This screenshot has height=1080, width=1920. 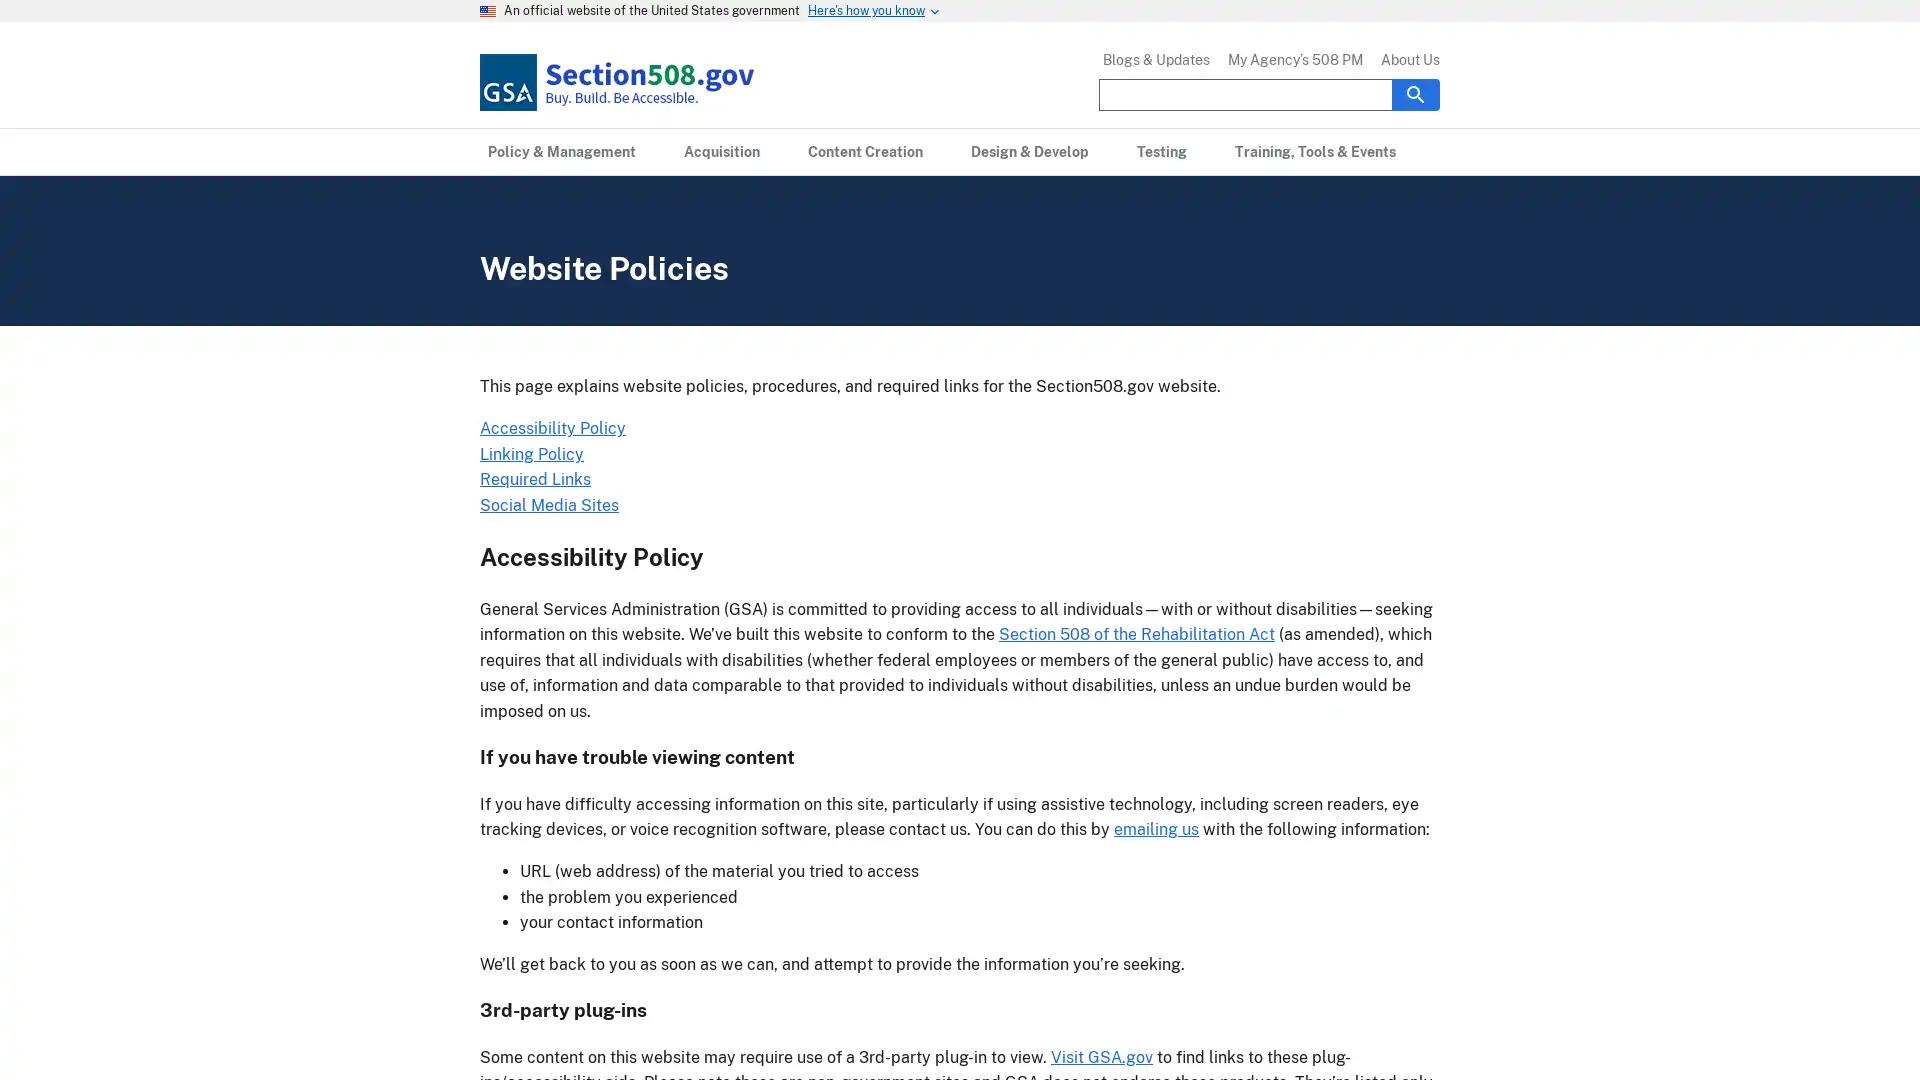 What do you see at coordinates (866, 11) in the screenshot?
I see `Here's how you know` at bounding box center [866, 11].